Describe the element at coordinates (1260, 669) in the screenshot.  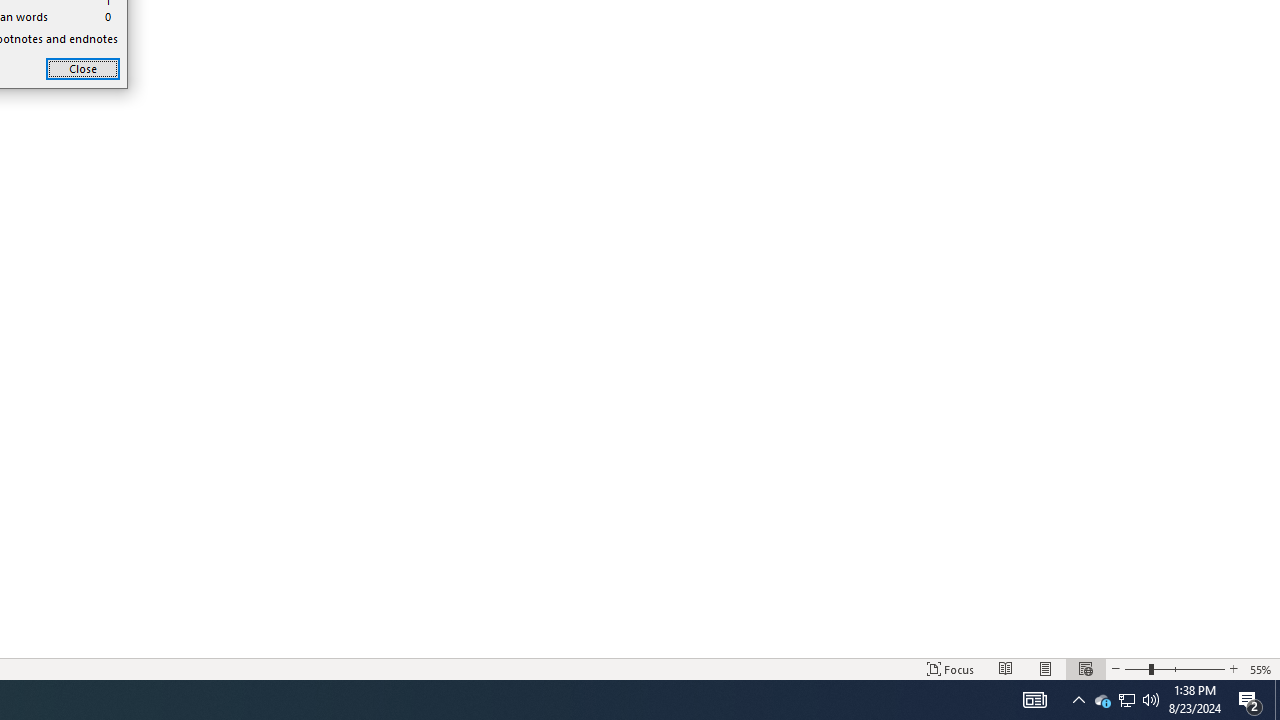
I see `'Zoom 55%'` at that location.